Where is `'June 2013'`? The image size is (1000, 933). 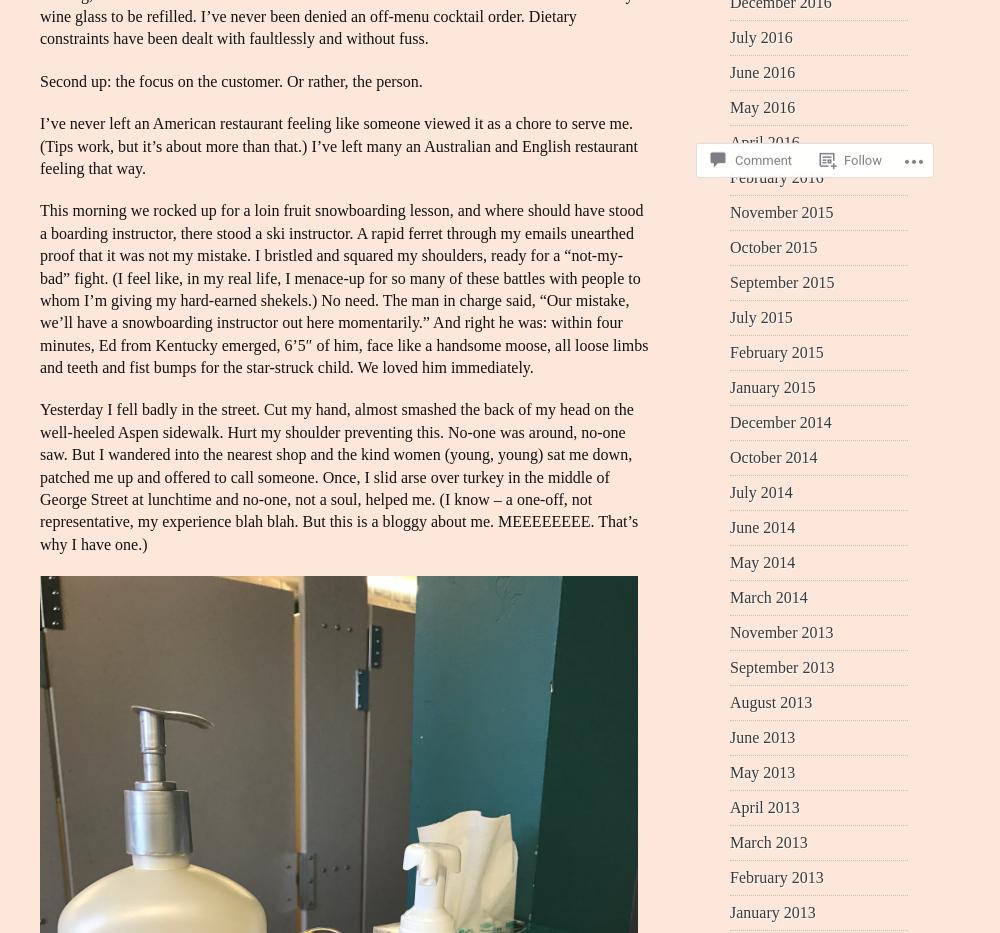 'June 2013' is located at coordinates (762, 735).